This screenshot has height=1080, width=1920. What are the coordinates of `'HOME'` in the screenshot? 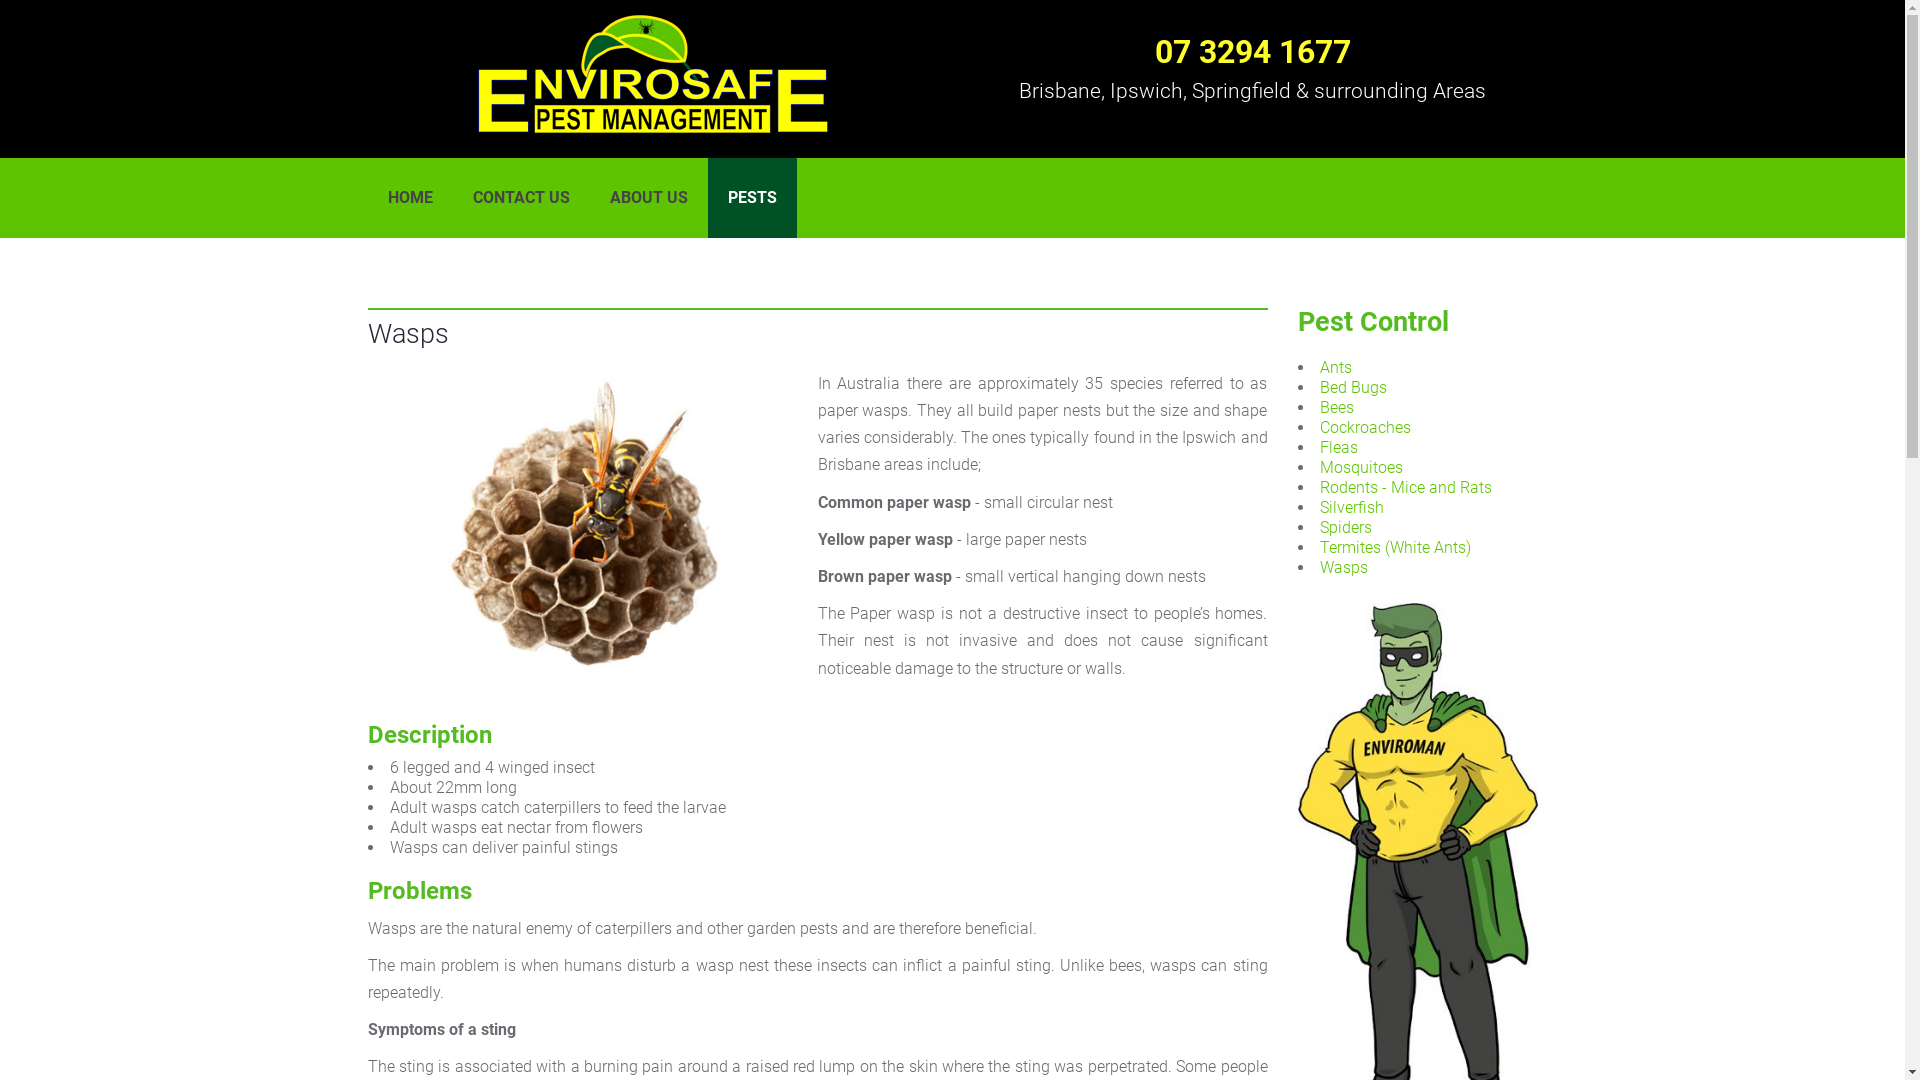 It's located at (368, 197).